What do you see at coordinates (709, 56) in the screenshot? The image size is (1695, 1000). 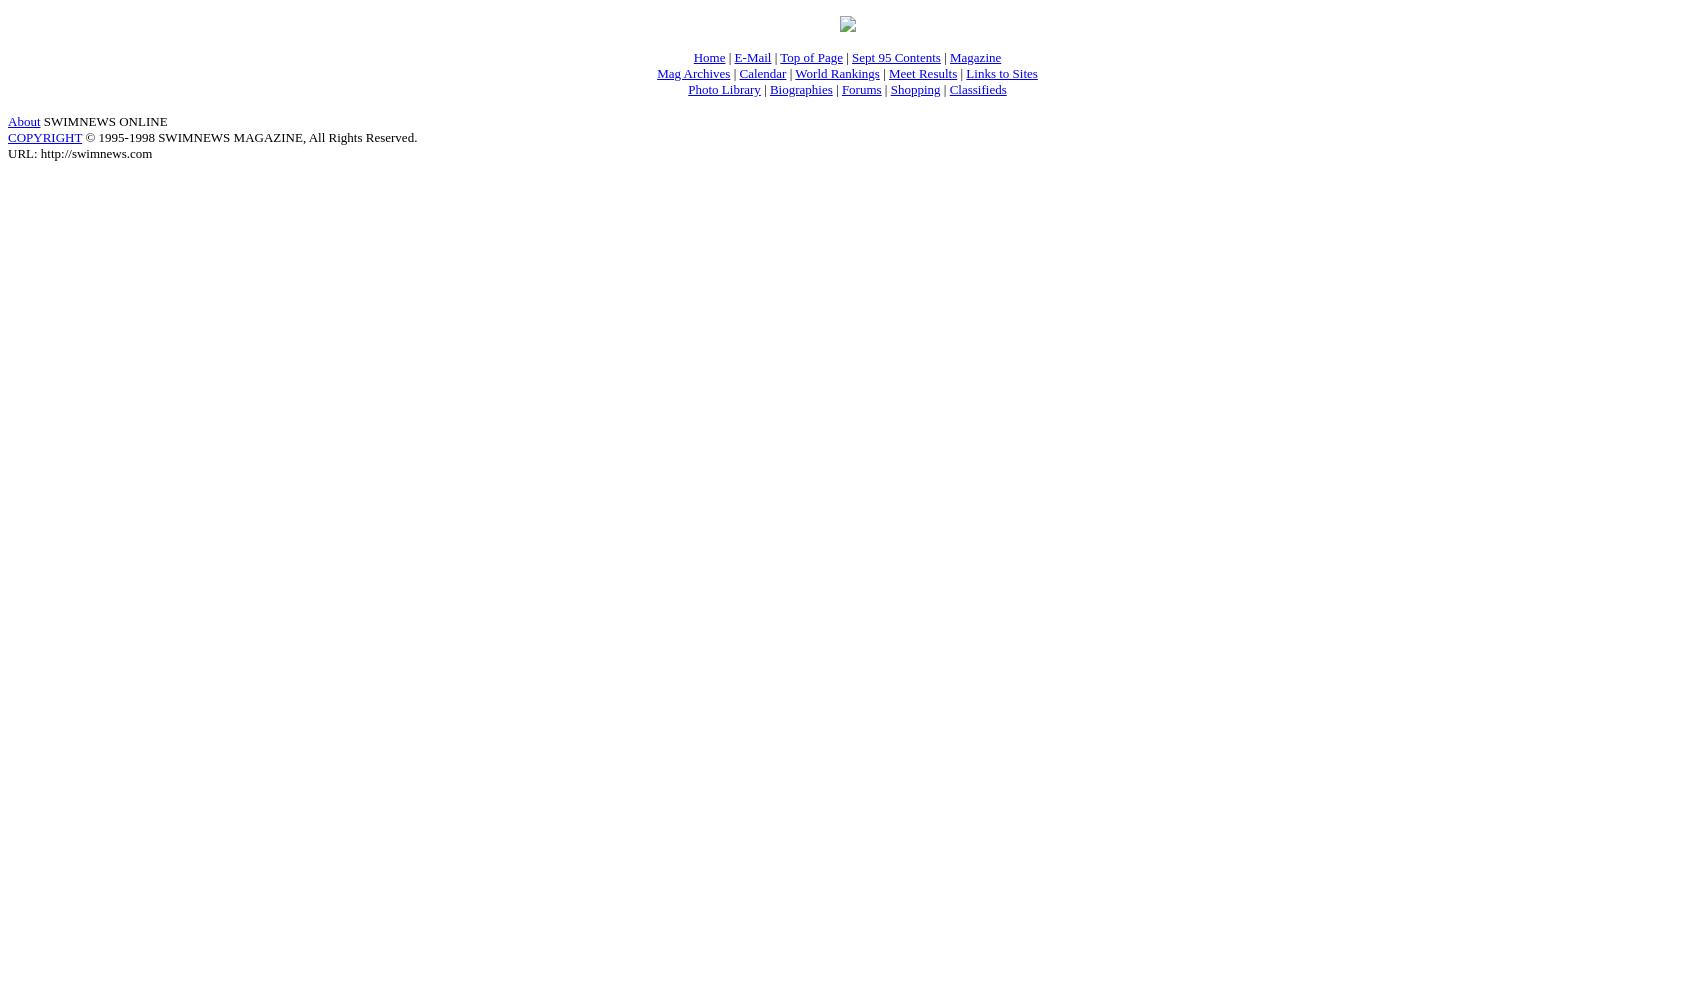 I see `'Home'` at bounding box center [709, 56].